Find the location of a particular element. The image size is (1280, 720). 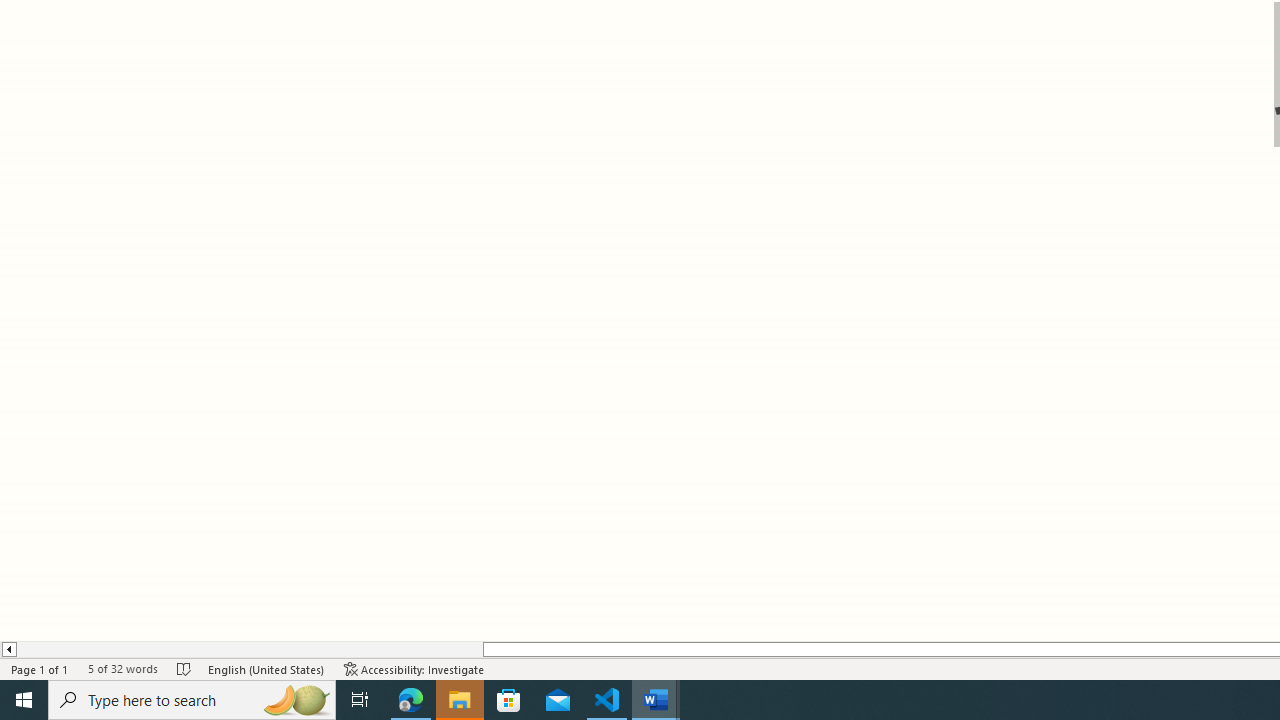

'Word Count 5 of 32 words' is located at coordinates (121, 669).